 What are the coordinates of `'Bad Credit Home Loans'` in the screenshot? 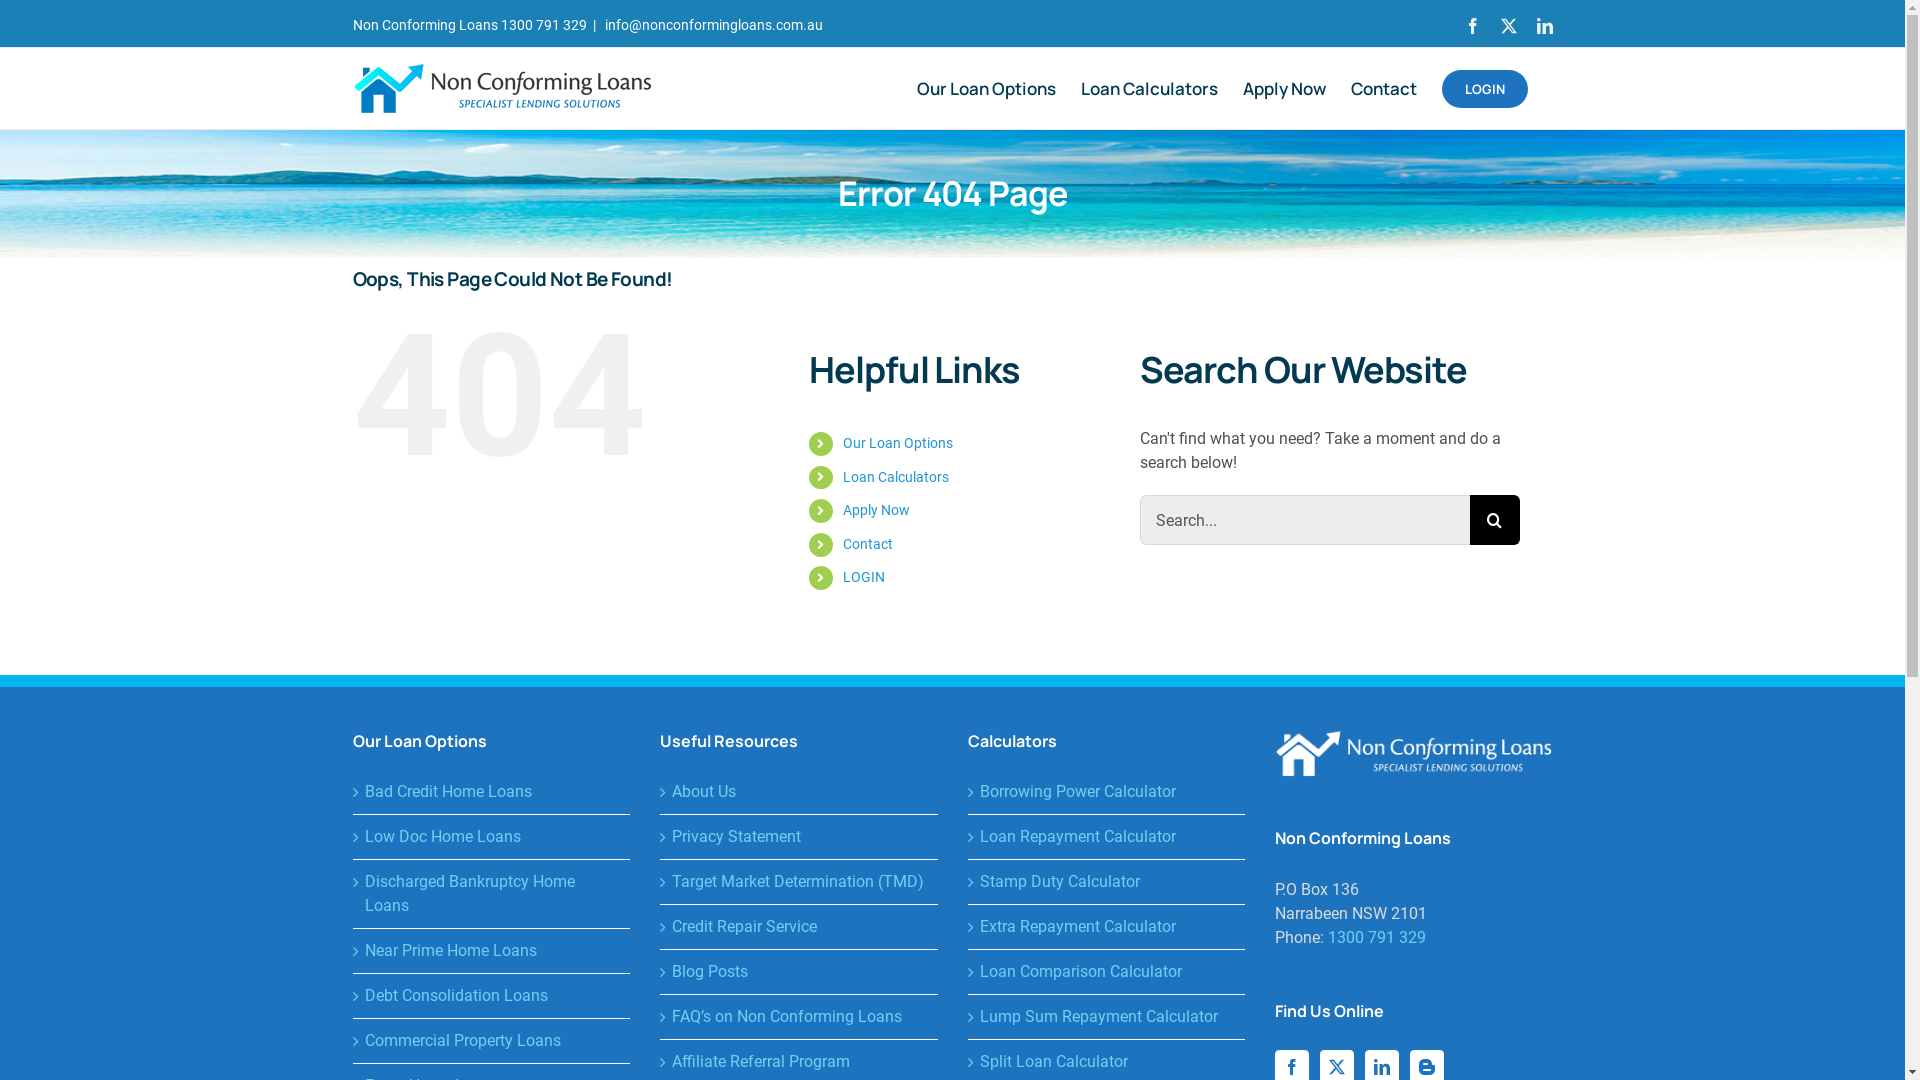 It's located at (491, 790).